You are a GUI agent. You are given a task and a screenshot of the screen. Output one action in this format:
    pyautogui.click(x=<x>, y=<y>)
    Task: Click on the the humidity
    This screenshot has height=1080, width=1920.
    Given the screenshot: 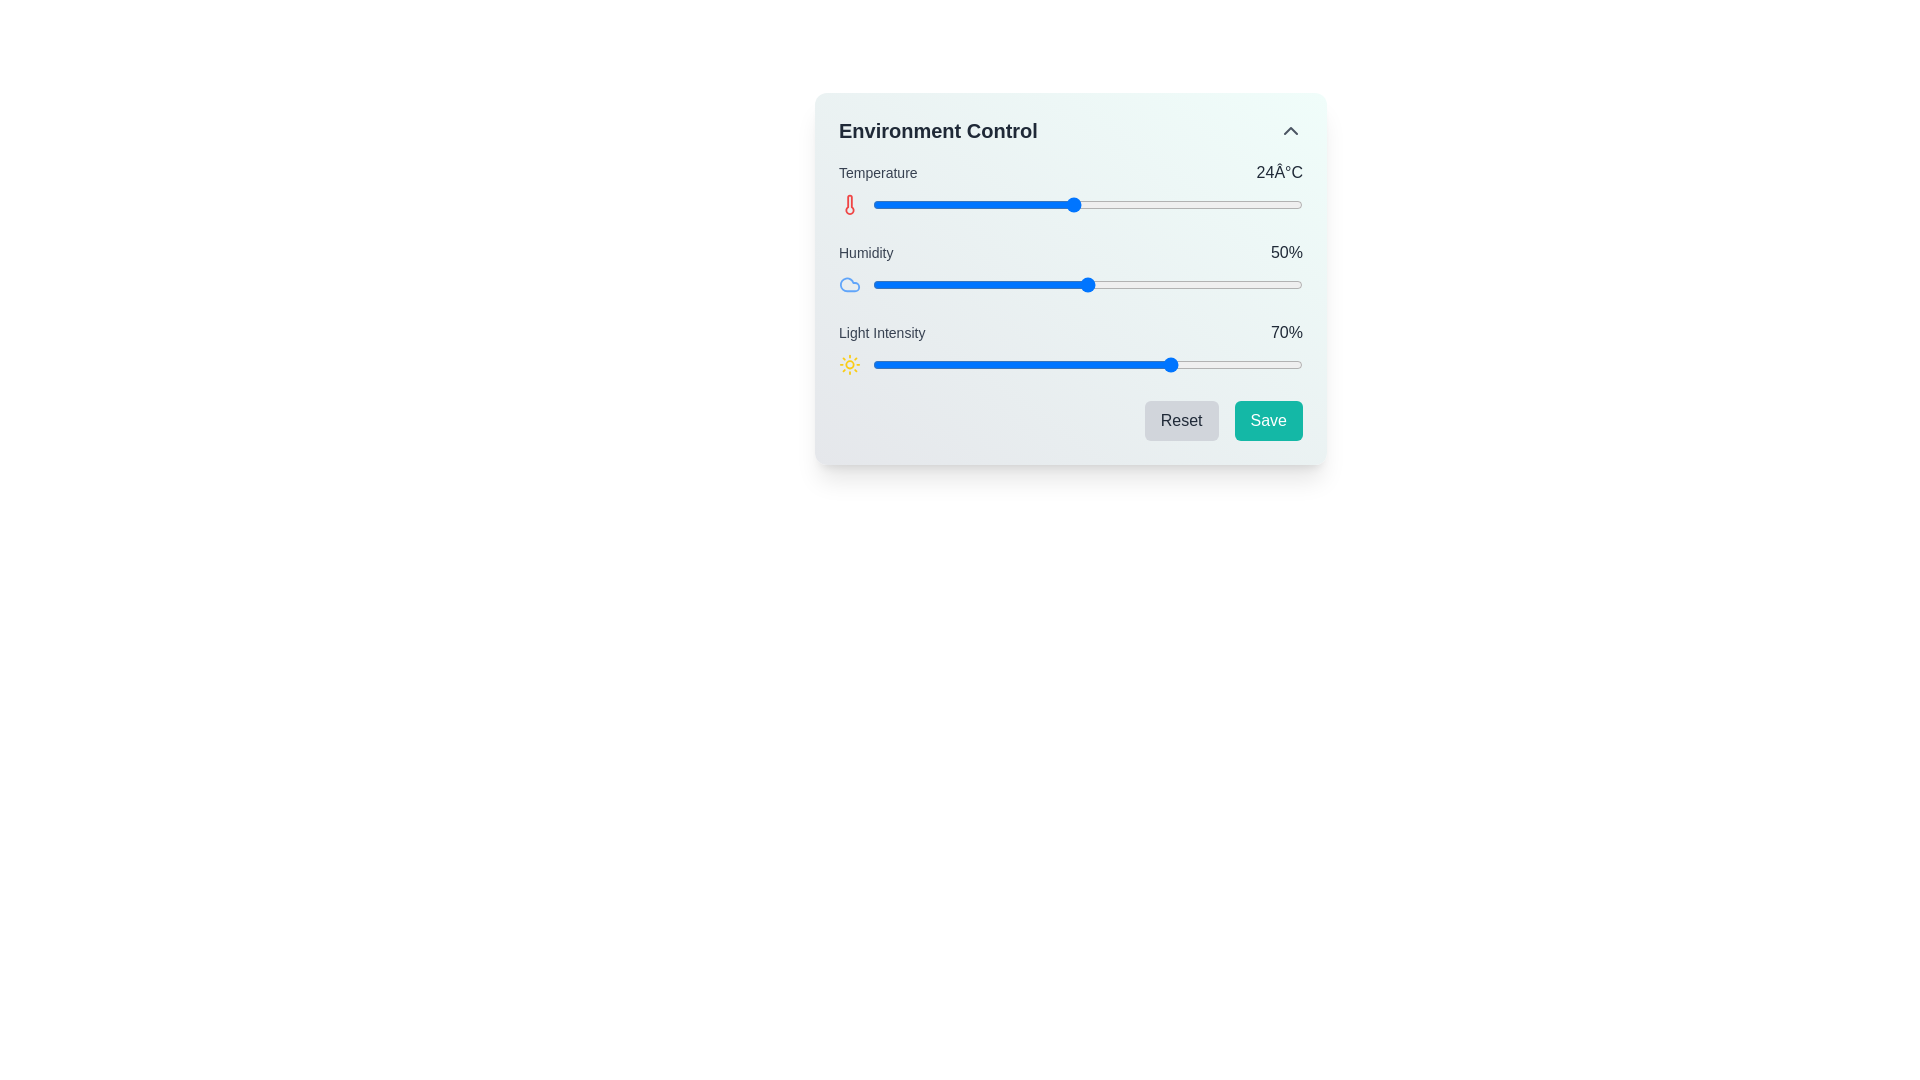 What is the action you would take?
    pyautogui.click(x=1211, y=285)
    